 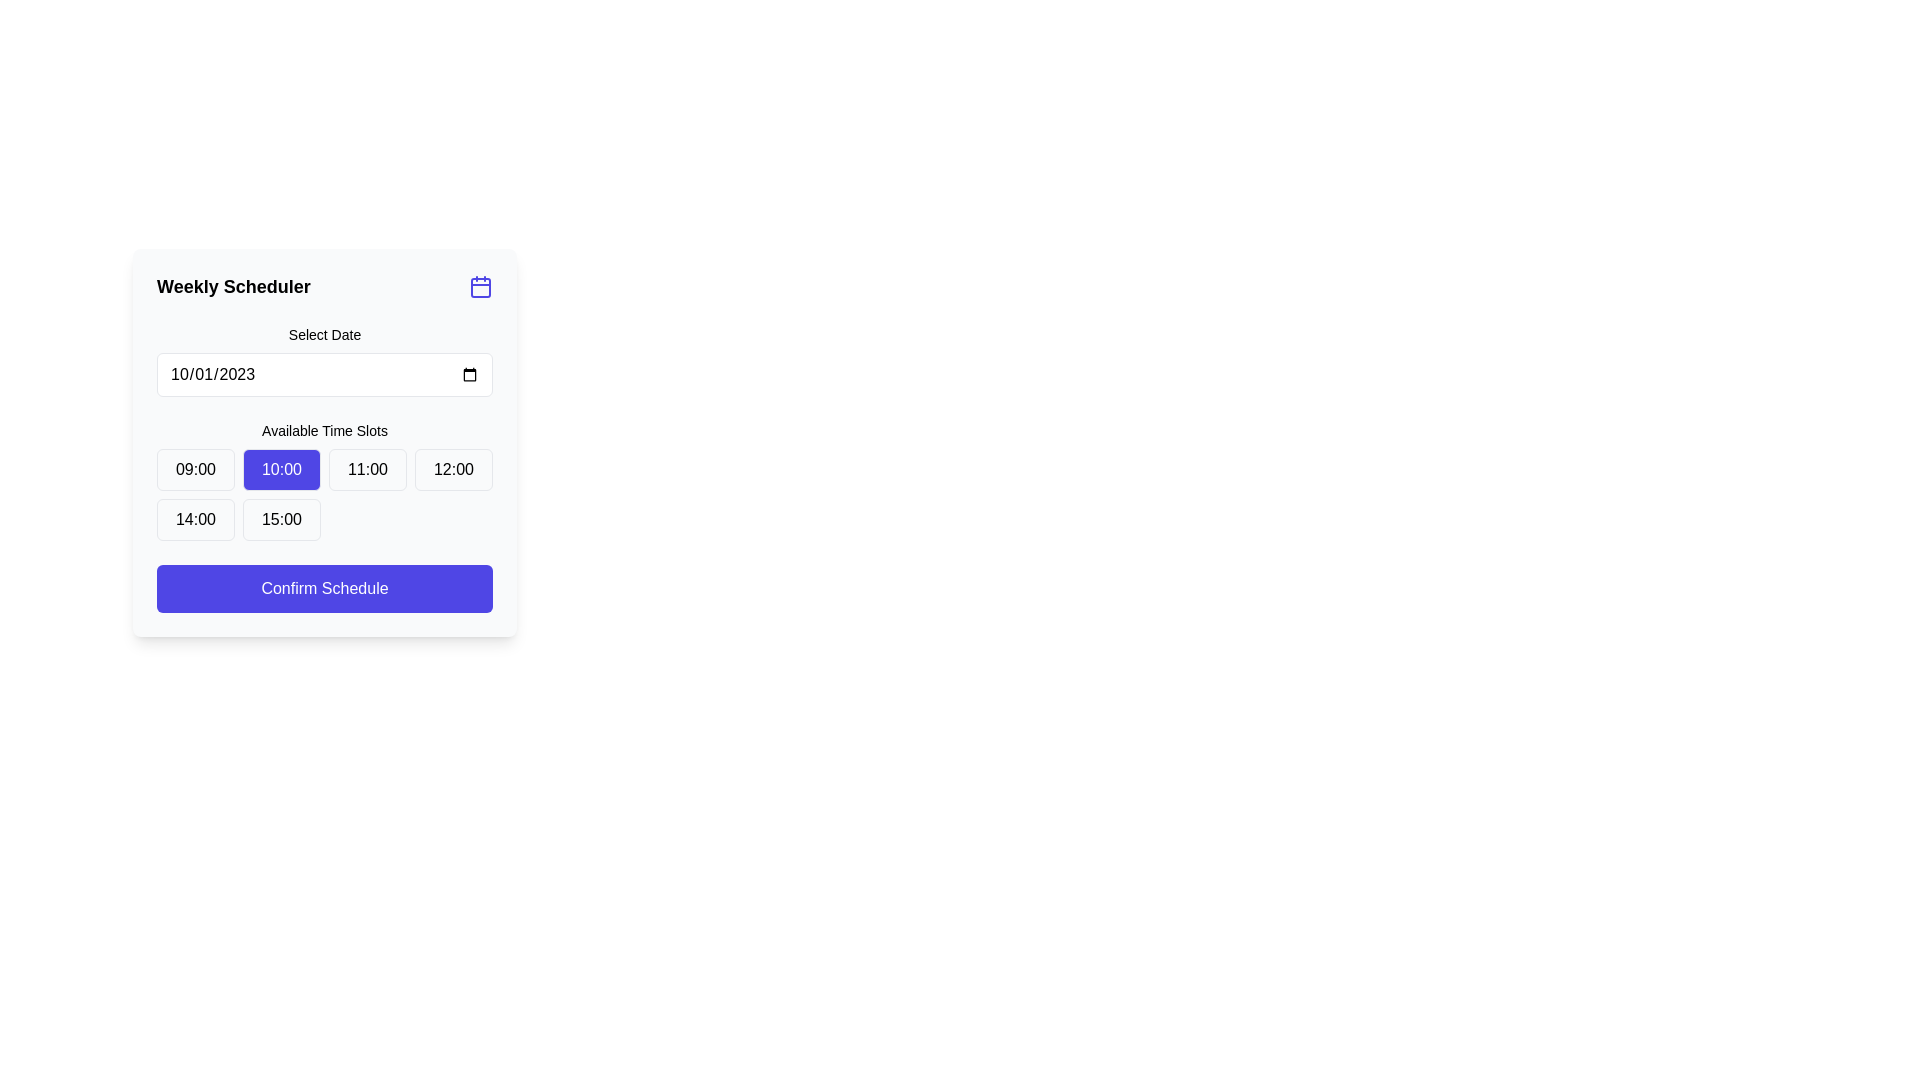 I want to click on the '10:00' time slot button, which is the second button in the grid layout of time slots, so click(x=281, y=470).